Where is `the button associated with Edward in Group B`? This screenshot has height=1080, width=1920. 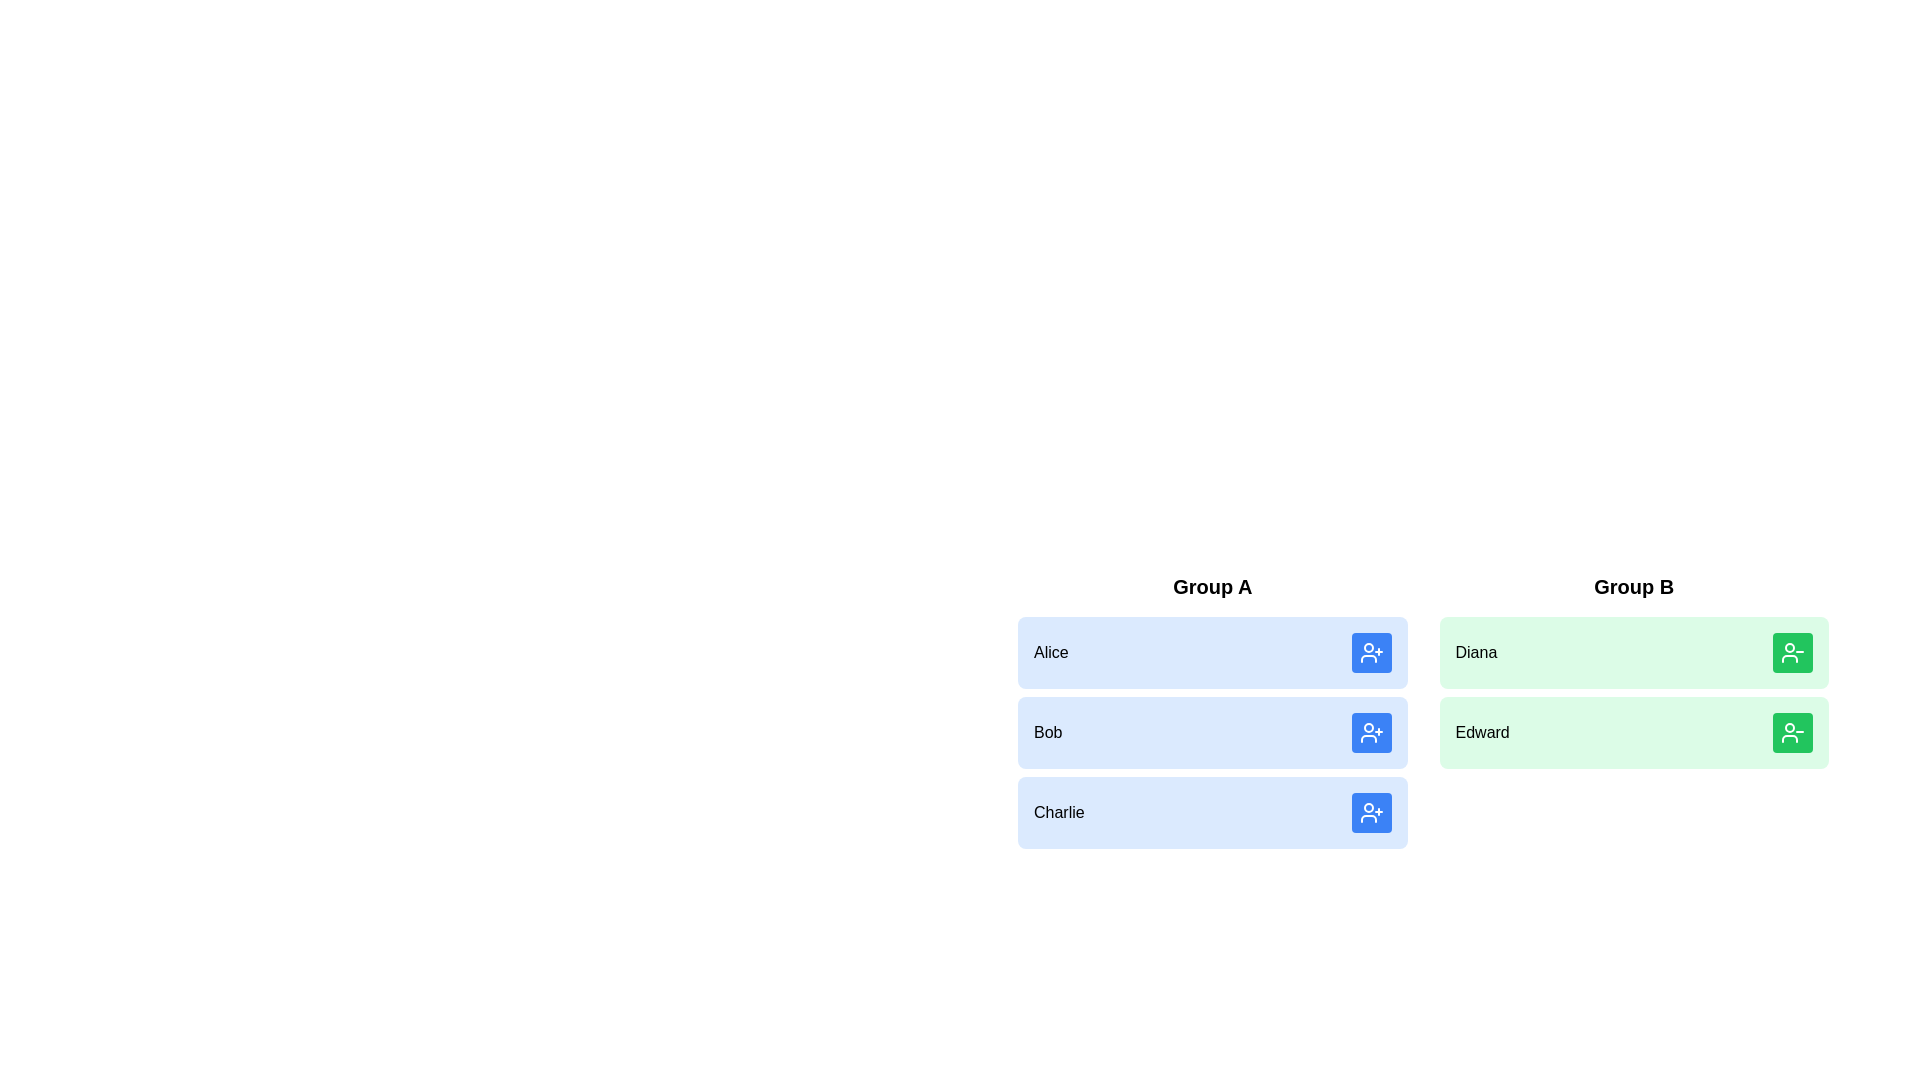 the button associated with Edward in Group B is located at coordinates (1793, 732).